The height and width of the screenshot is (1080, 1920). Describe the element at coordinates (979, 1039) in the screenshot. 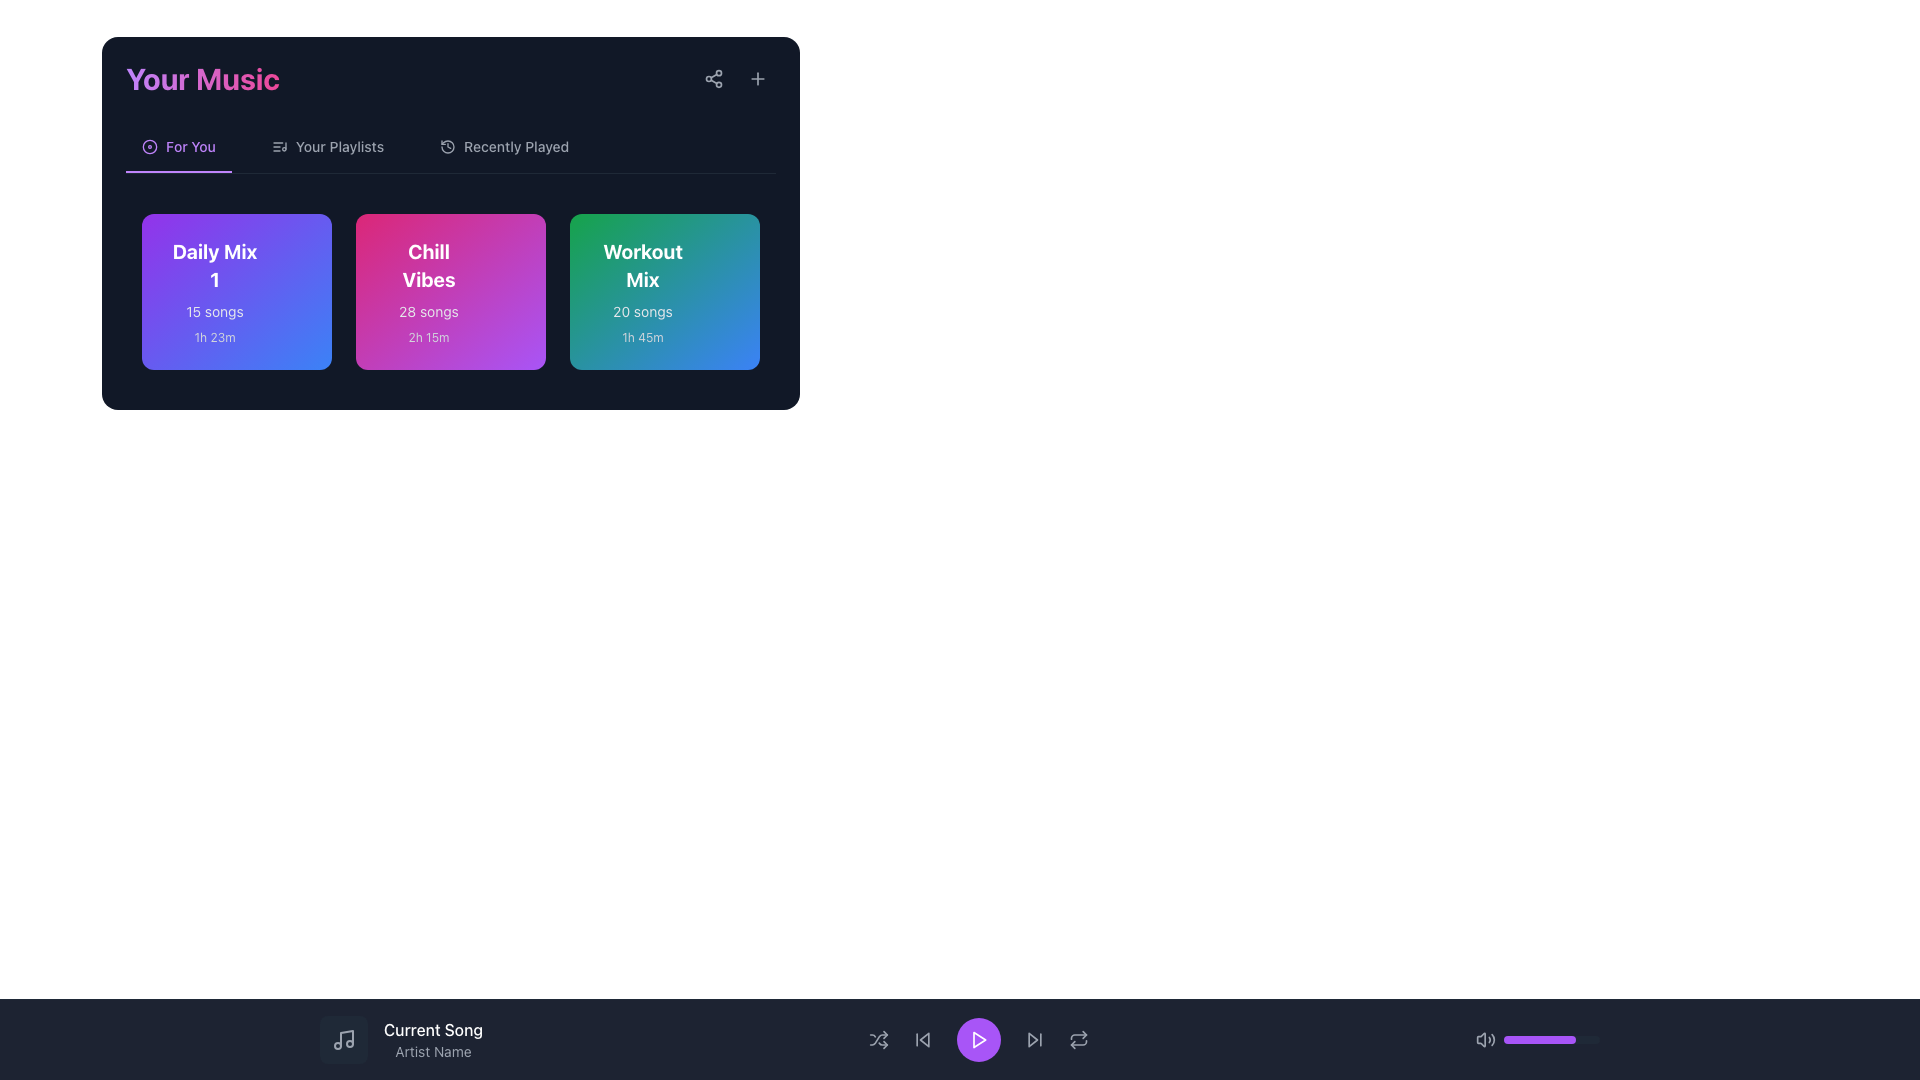

I see `the prominent circular purple button with a white triangular play icon at its center` at that location.